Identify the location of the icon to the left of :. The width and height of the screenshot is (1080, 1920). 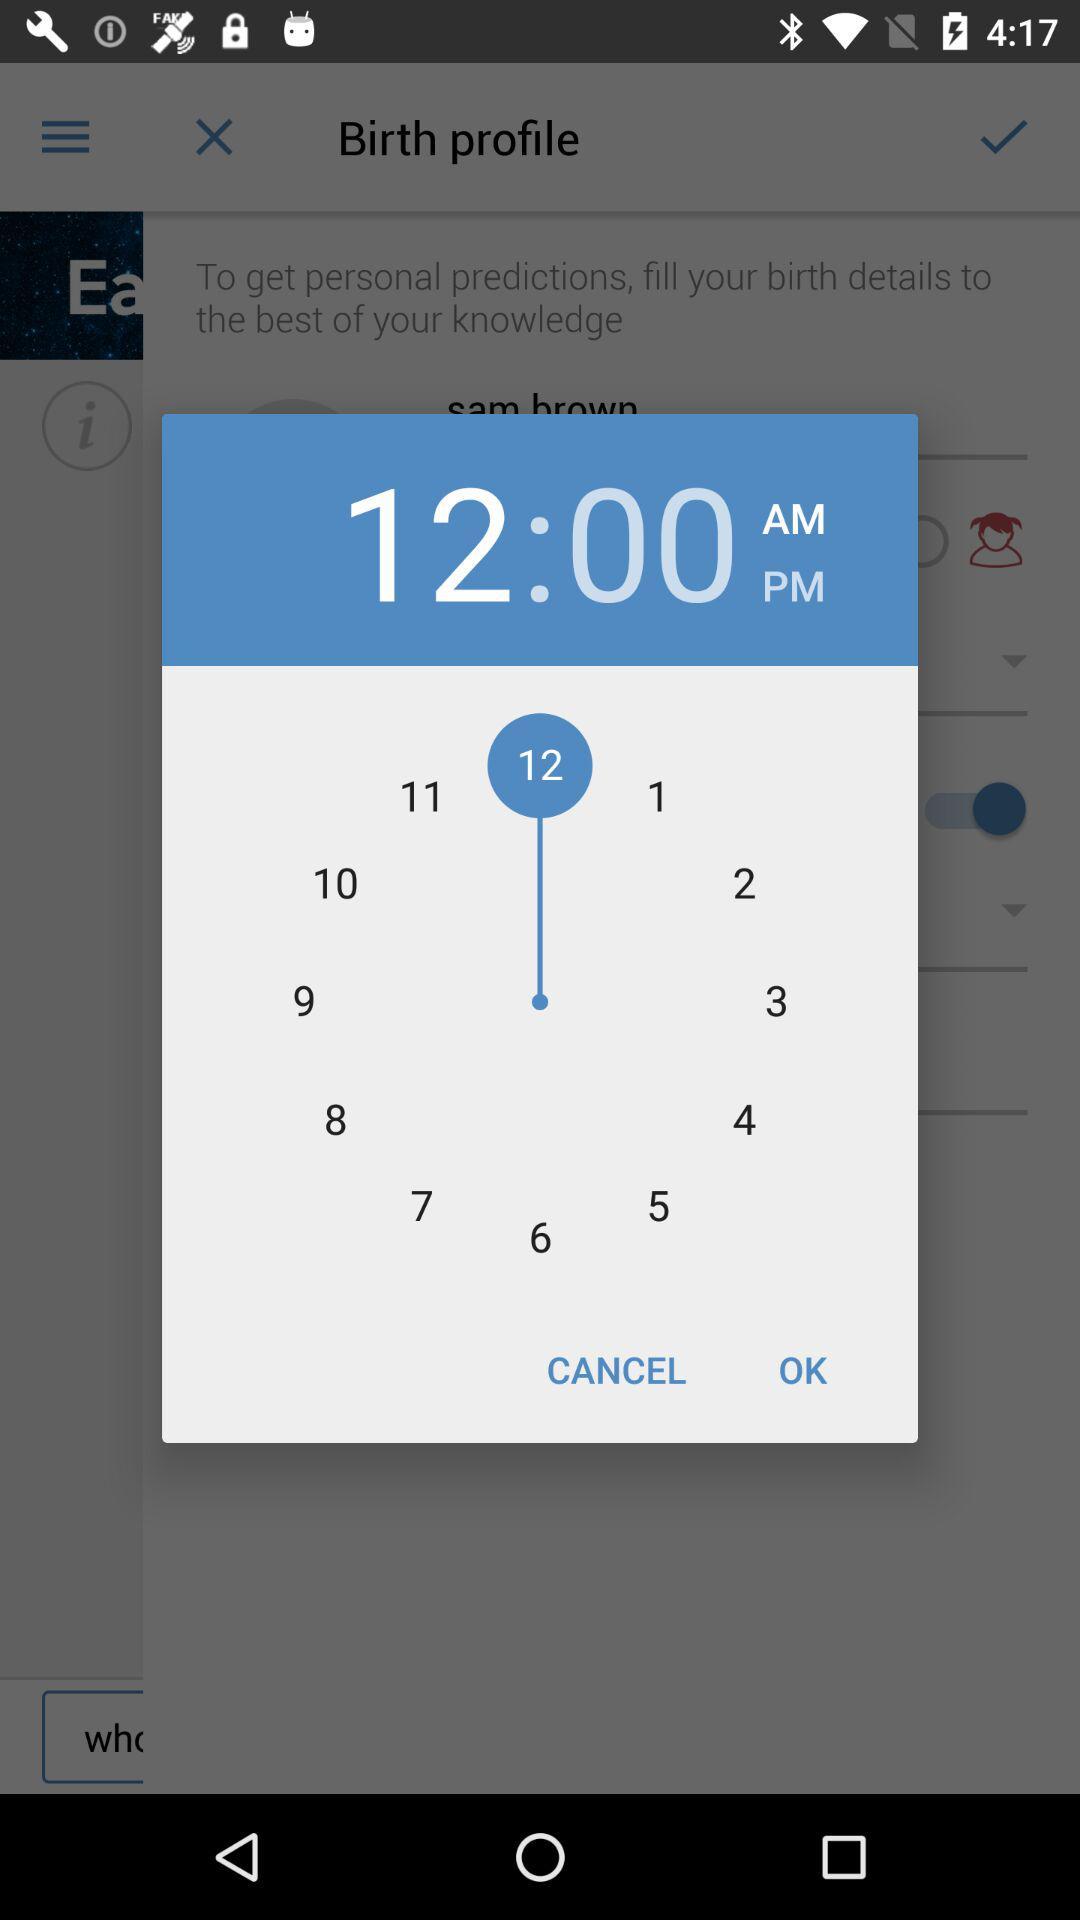
(425, 539).